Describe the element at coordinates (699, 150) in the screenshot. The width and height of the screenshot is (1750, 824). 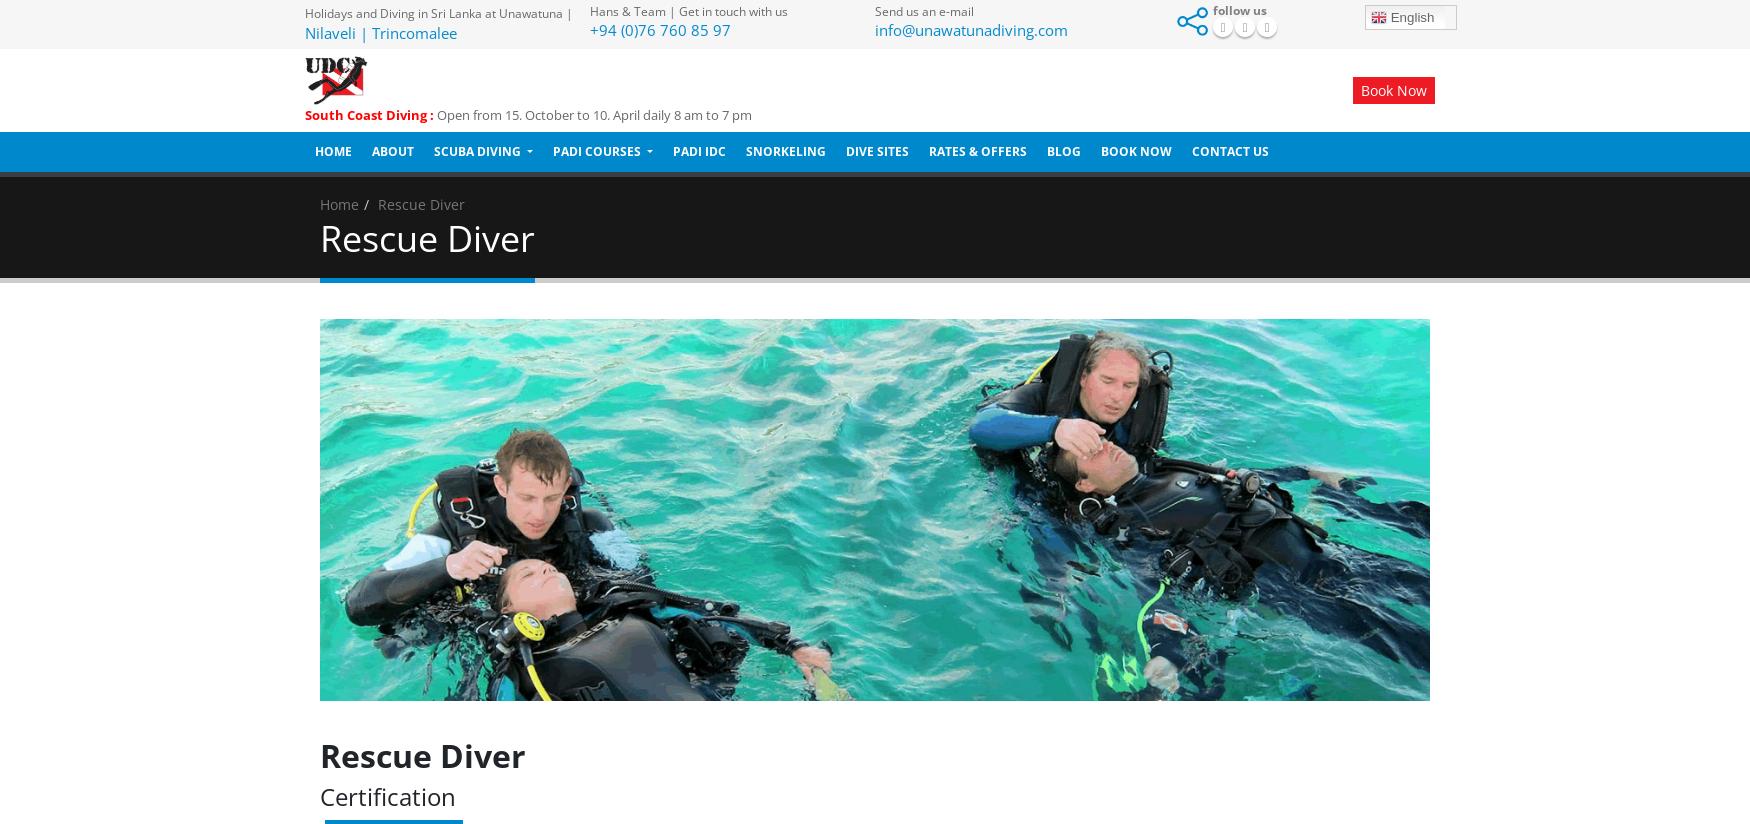
I see `'PADI IDC'` at that location.